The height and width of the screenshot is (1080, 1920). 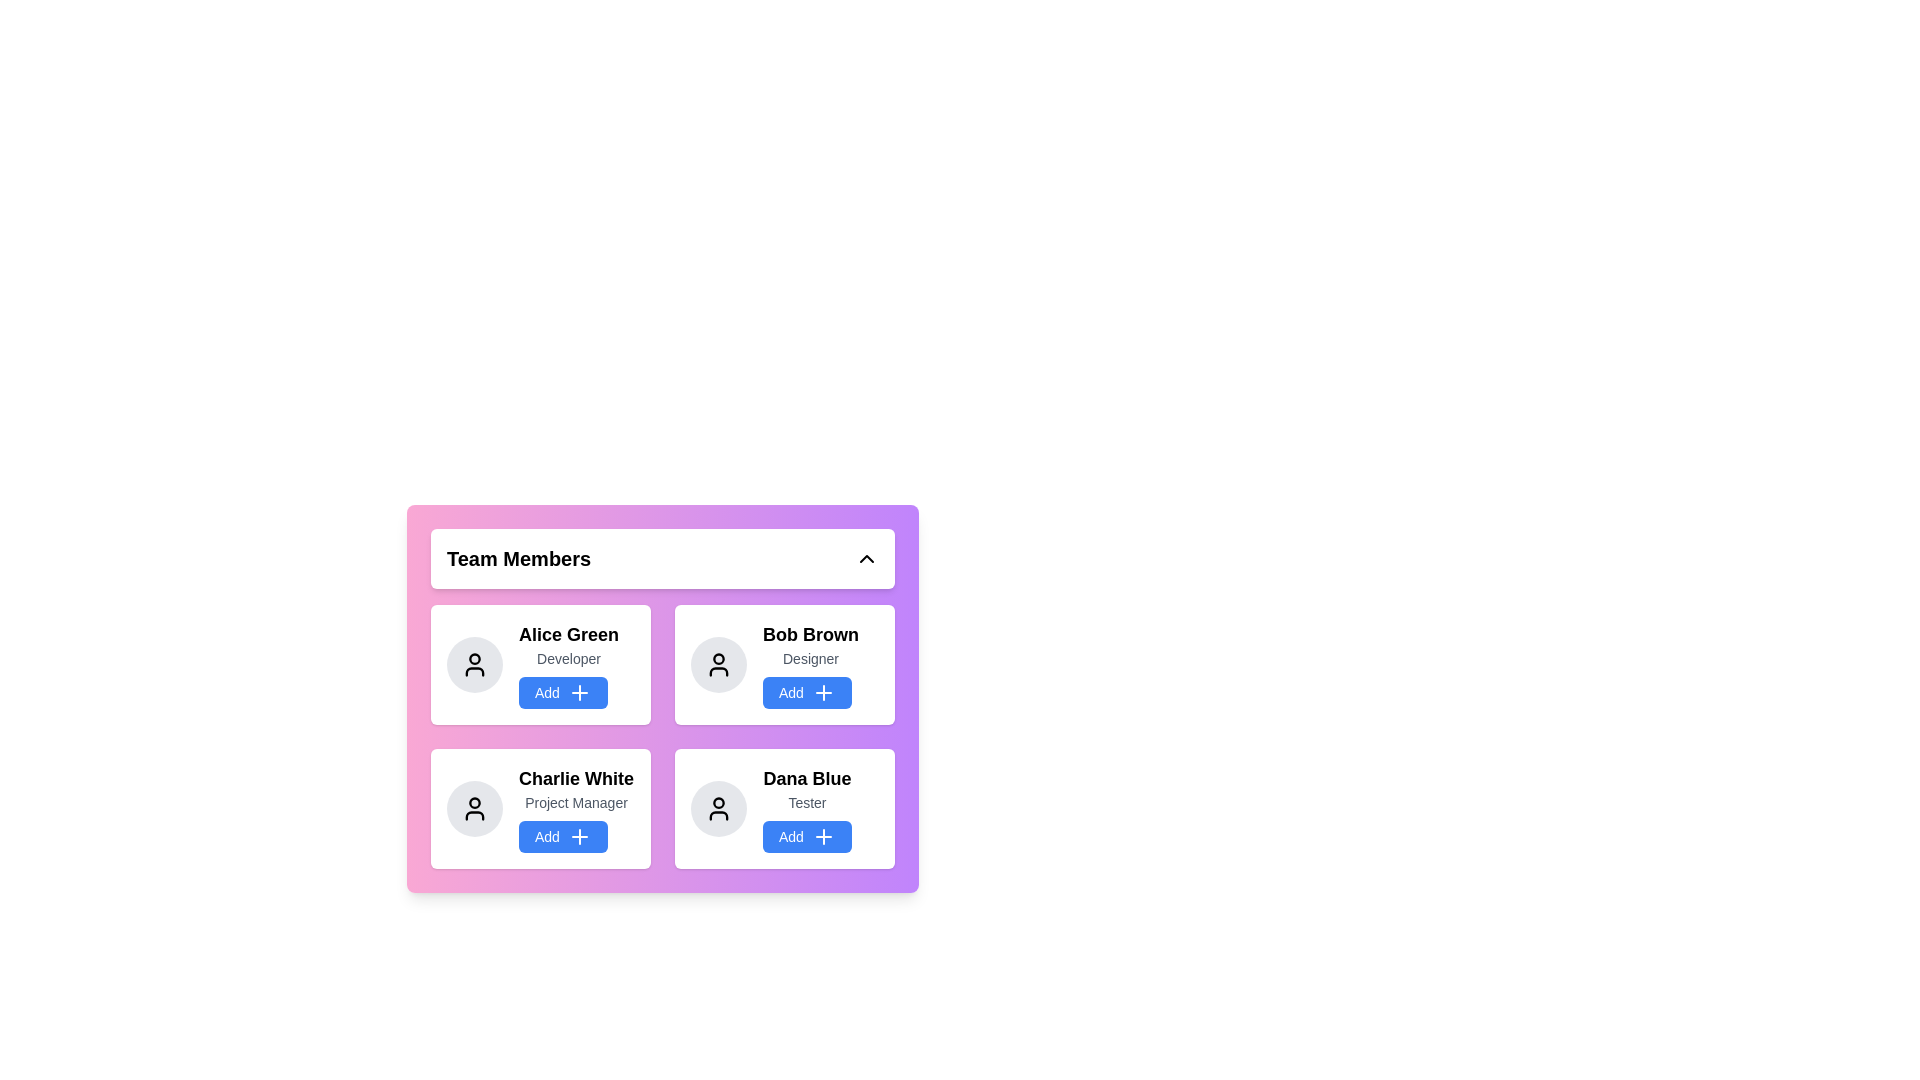 What do you see at coordinates (568, 635) in the screenshot?
I see `the text label displaying the name 'Alice Green', which is bold and larger in font, located in the top-left quadrant of the user profile card` at bounding box center [568, 635].